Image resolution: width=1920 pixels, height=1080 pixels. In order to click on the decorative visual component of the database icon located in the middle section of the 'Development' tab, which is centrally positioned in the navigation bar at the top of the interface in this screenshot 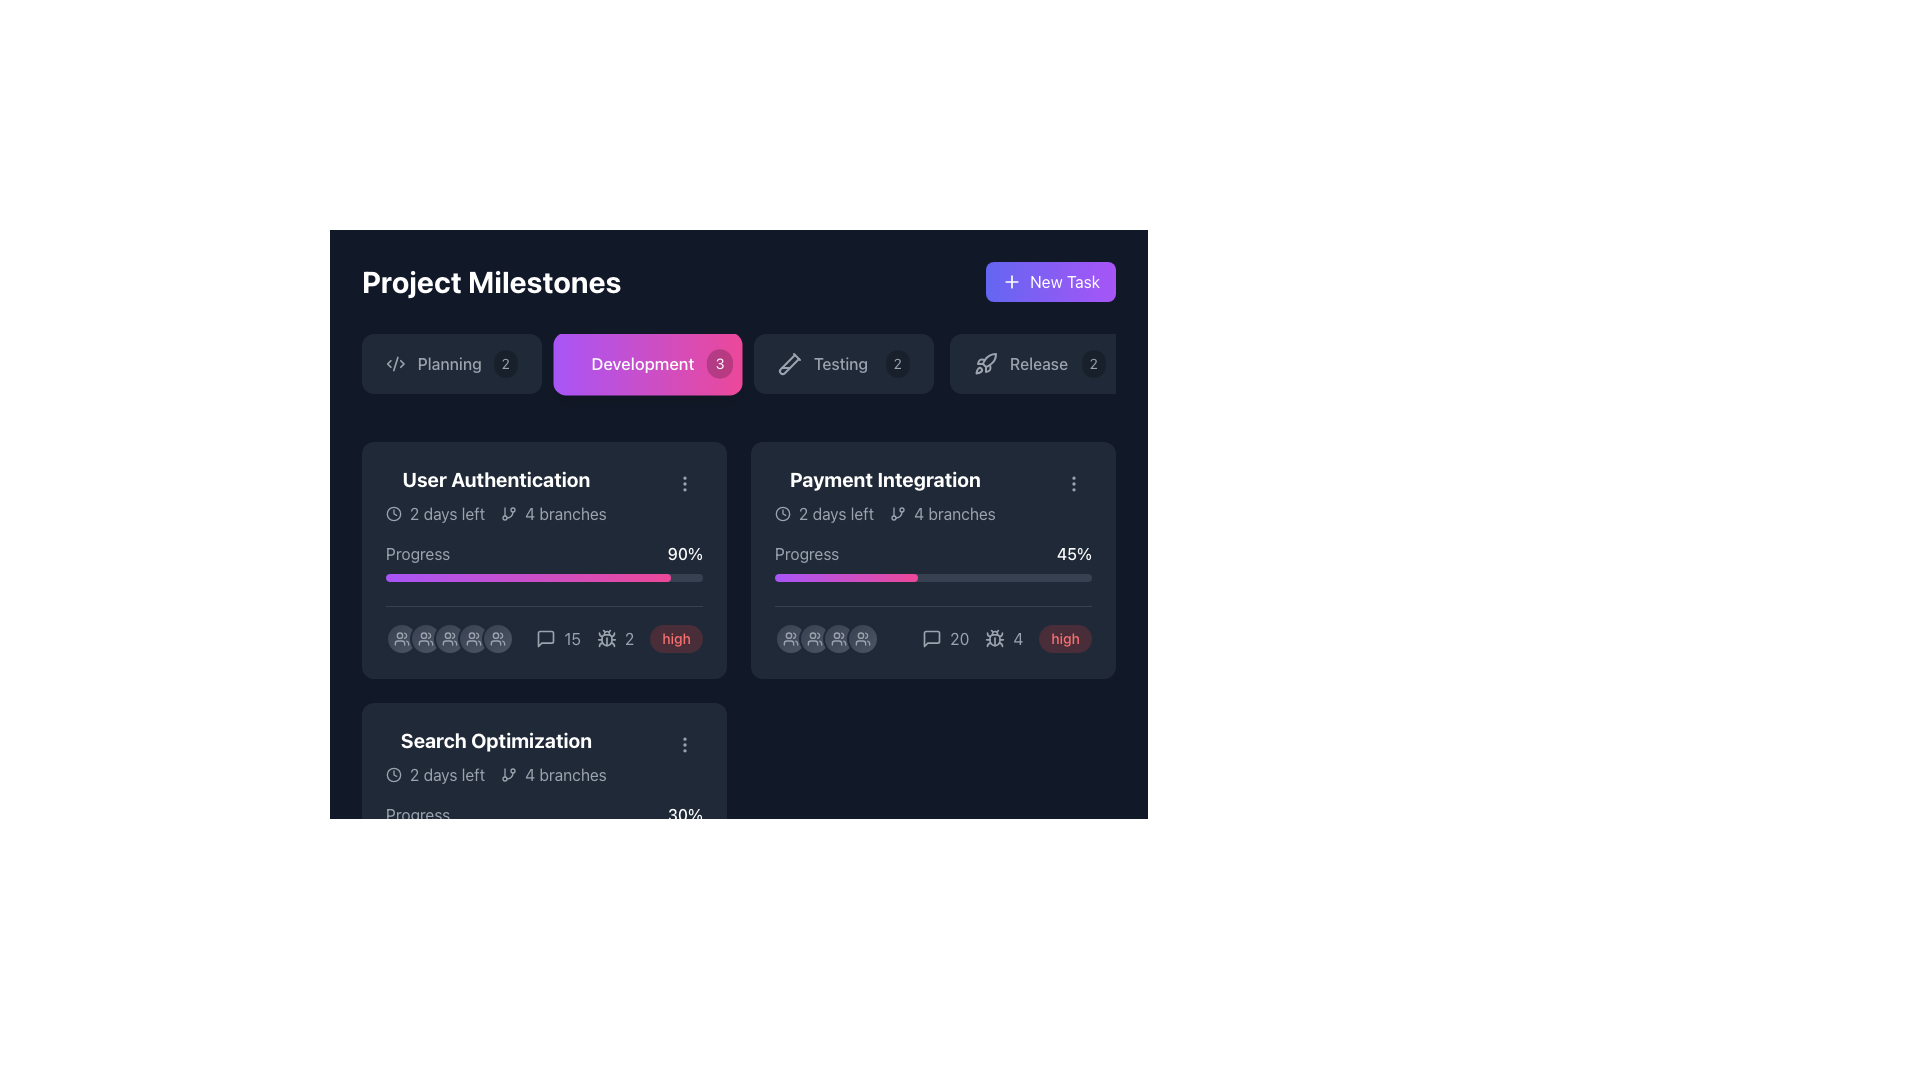, I will do `click(590, 365)`.